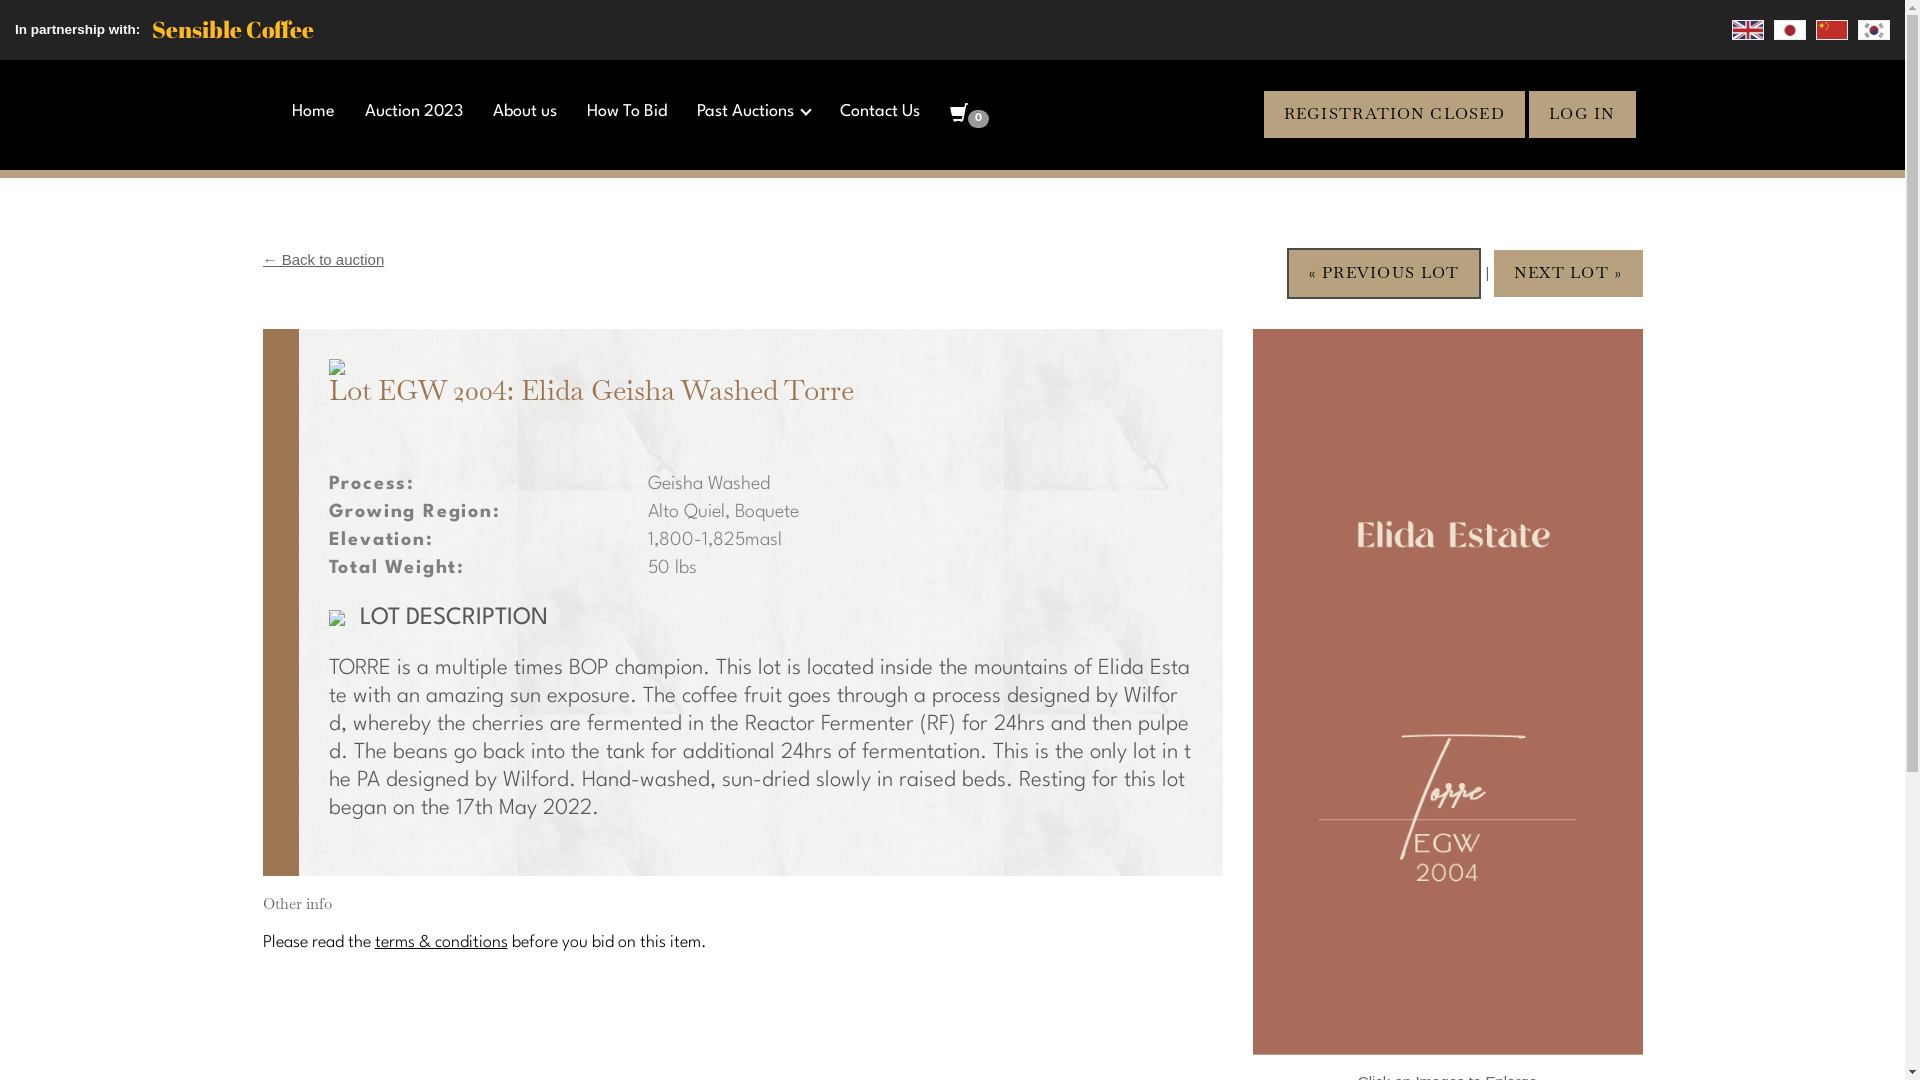 The height and width of the screenshot is (1080, 1920). I want to click on 'ja', so click(1790, 30).